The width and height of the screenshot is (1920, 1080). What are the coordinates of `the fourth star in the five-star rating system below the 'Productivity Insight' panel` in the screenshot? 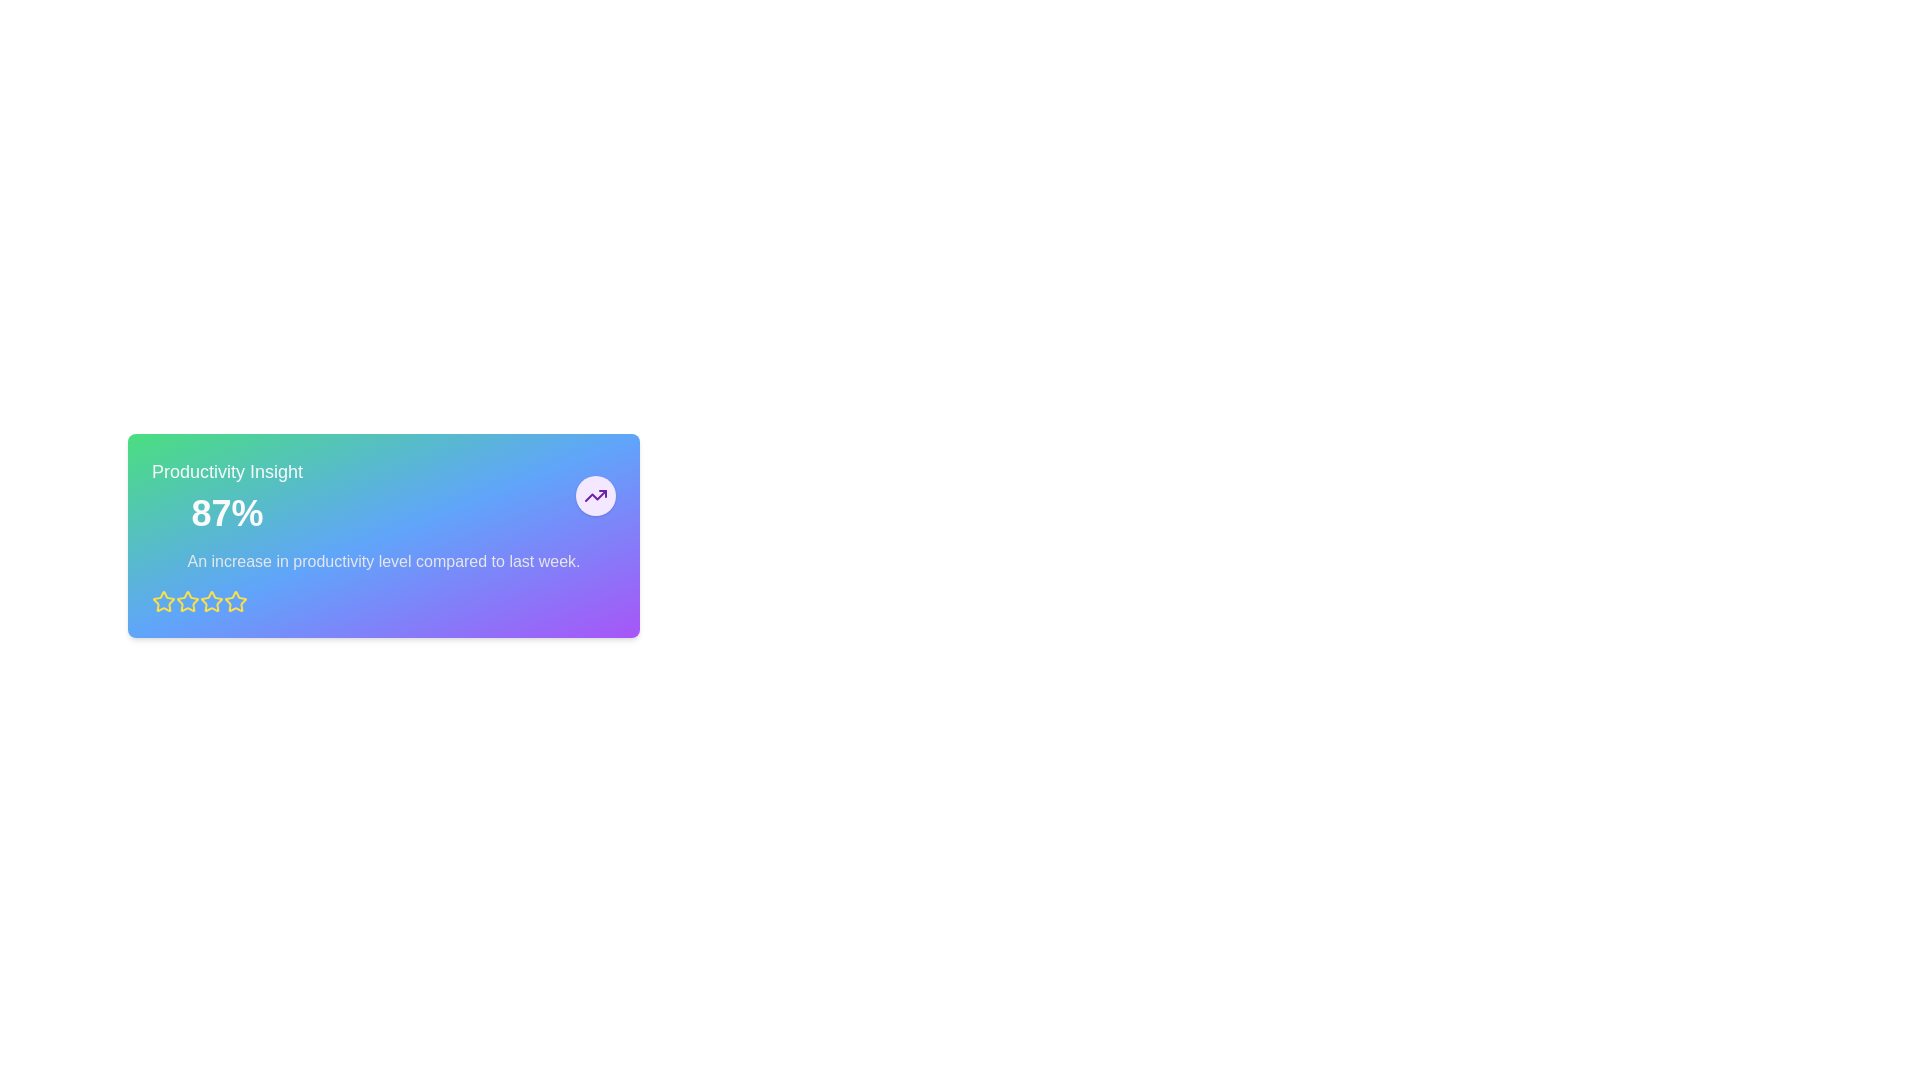 It's located at (211, 600).